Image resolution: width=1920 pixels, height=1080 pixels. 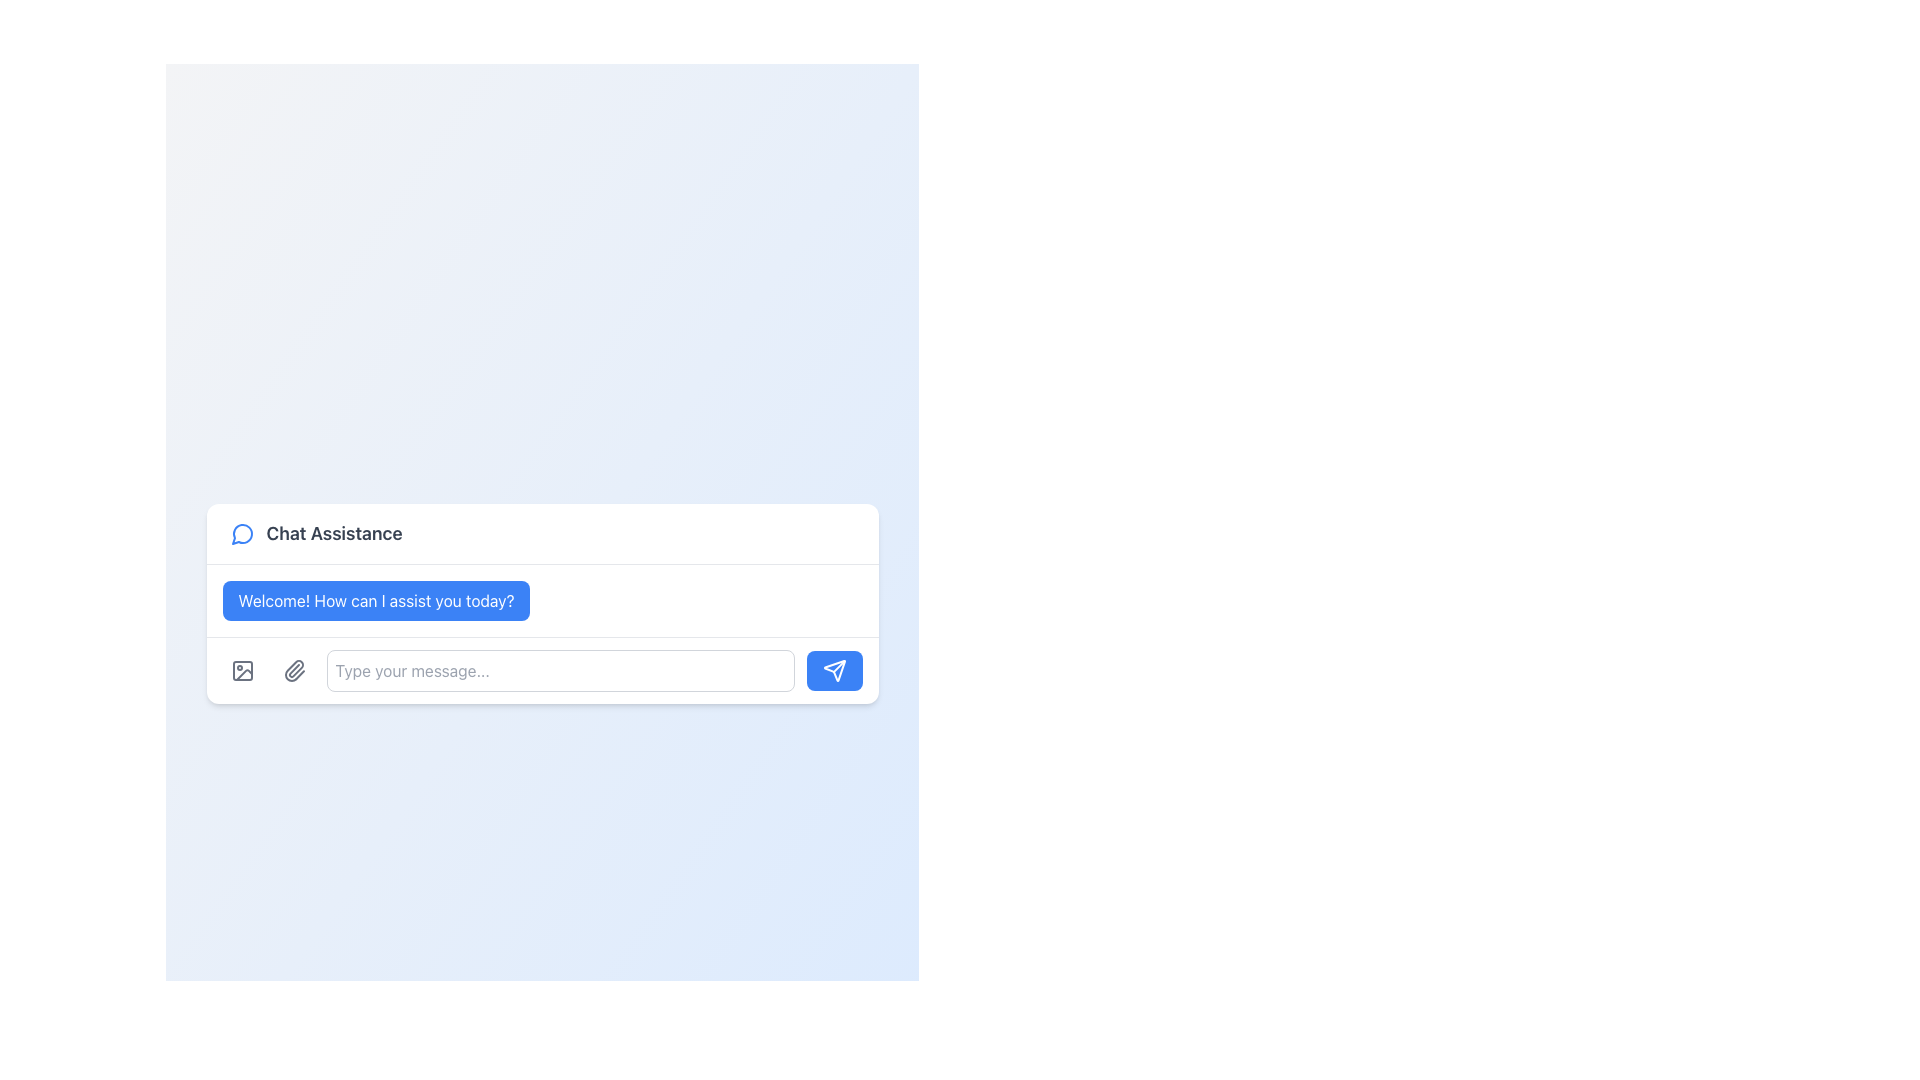 I want to click on the icon button resembling a small image placeholder with a border rectangle and a diagonal line across, located to the far left of the chat input area, so click(x=241, y=671).